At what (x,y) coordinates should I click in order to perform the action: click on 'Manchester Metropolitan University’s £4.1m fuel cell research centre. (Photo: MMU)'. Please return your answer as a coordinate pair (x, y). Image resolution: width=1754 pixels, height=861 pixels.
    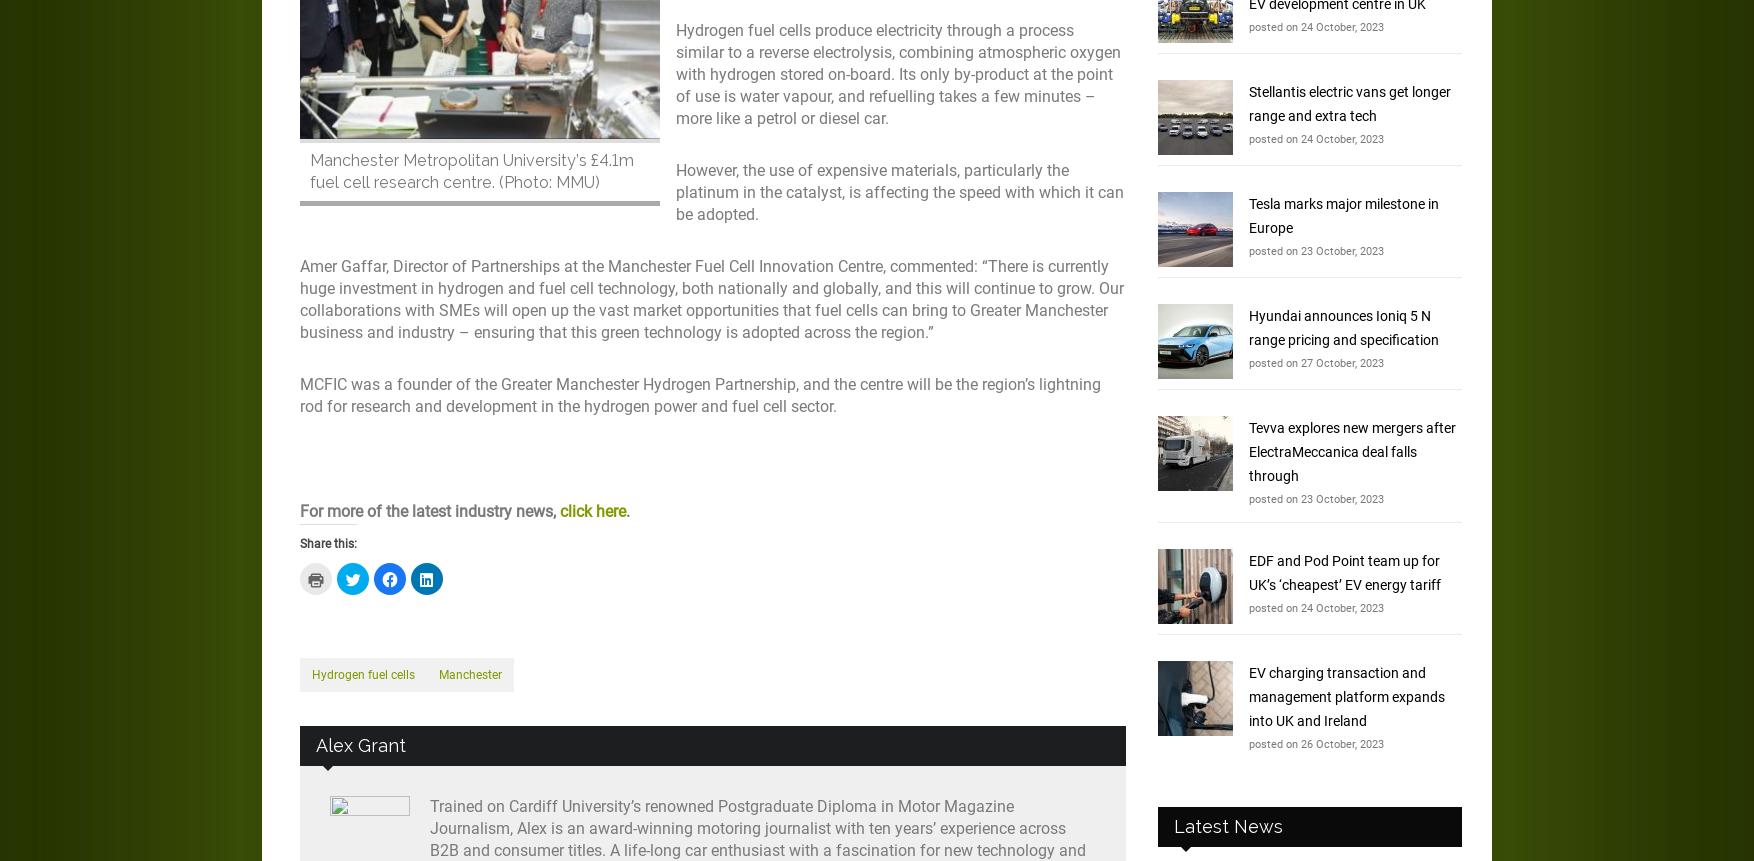
    Looking at the image, I should click on (471, 170).